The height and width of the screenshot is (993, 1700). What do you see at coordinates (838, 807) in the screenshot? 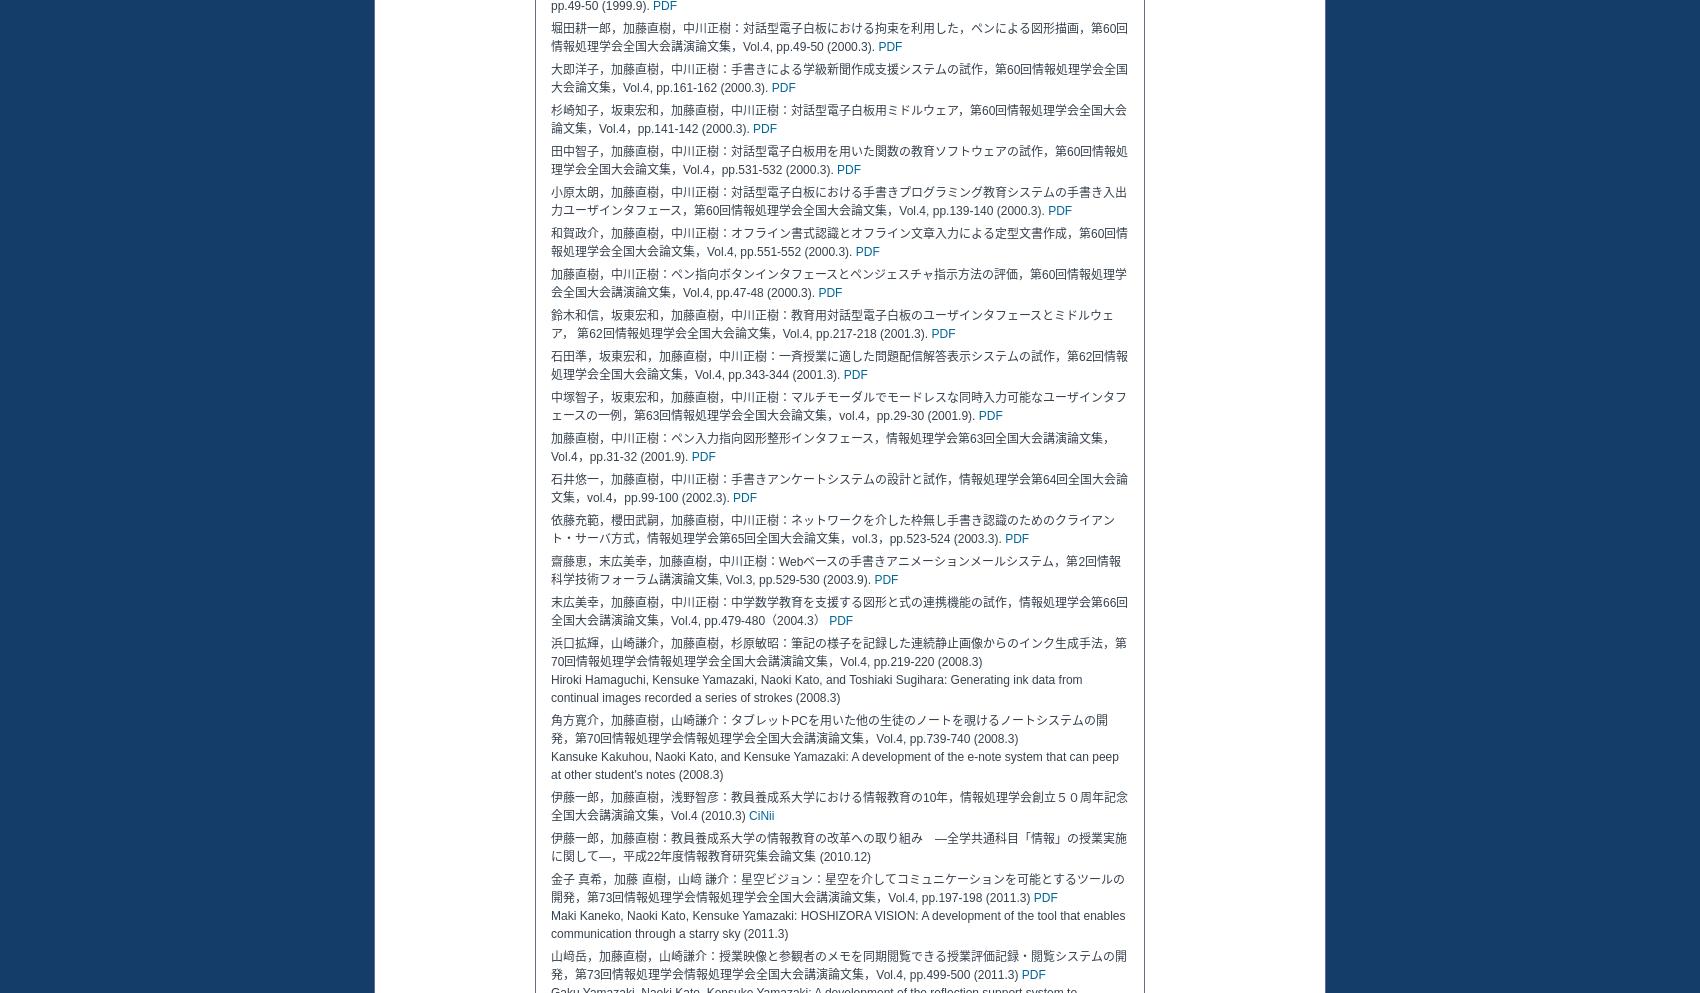
I see `'伊藤一郎，加藤直樹，浅野智彦：教員養成系大学における情報教育の10年，情報処理学会創立５０周年記念全国大会講演論文集，Vol.4 (2010.3)'` at bounding box center [838, 807].